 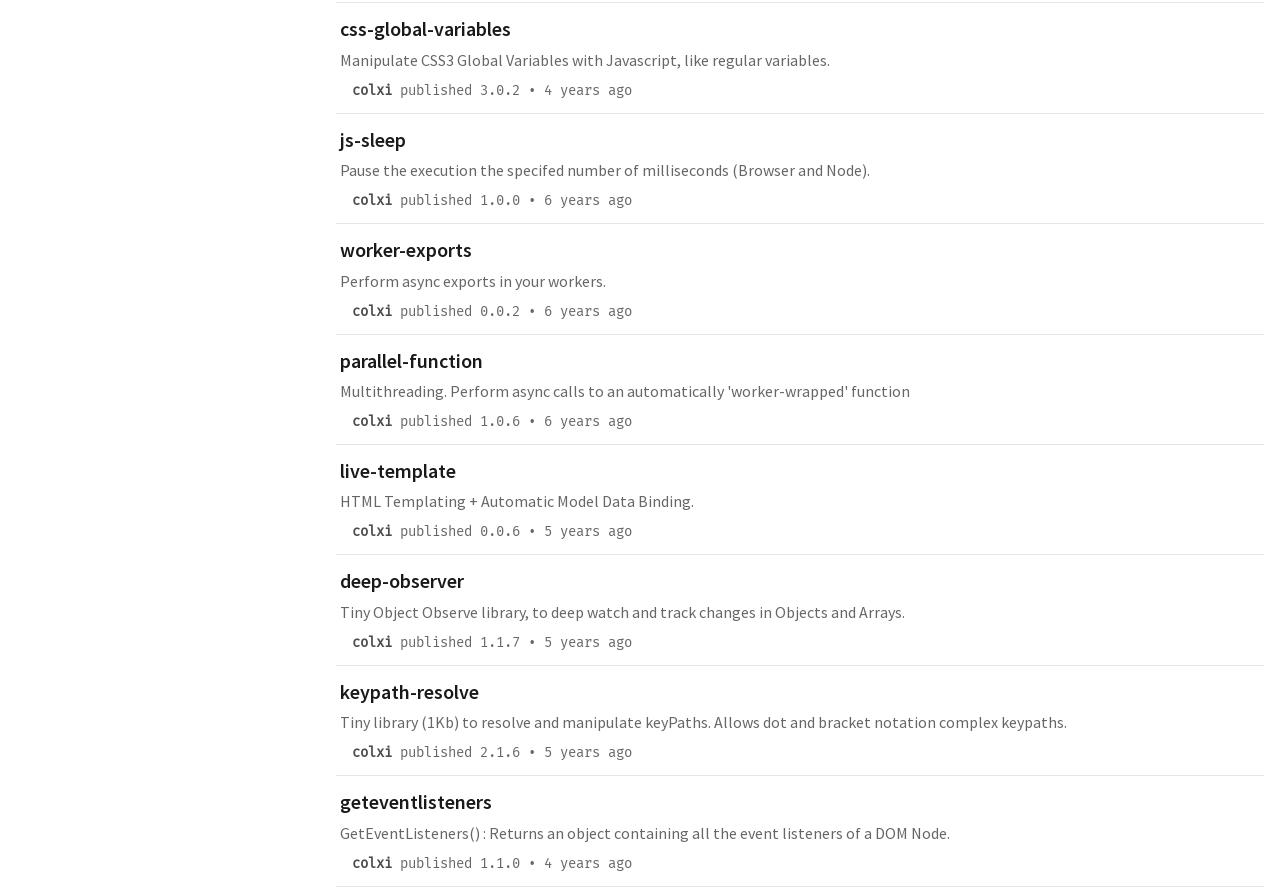 What do you see at coordinates (703, 720) in the screenshot?
I see `'Tiny library (1Kb) to resolve and manipulate keyPaths. Allows dot and bracket notation complex keypaths.'` at bounding box center [703, 720].